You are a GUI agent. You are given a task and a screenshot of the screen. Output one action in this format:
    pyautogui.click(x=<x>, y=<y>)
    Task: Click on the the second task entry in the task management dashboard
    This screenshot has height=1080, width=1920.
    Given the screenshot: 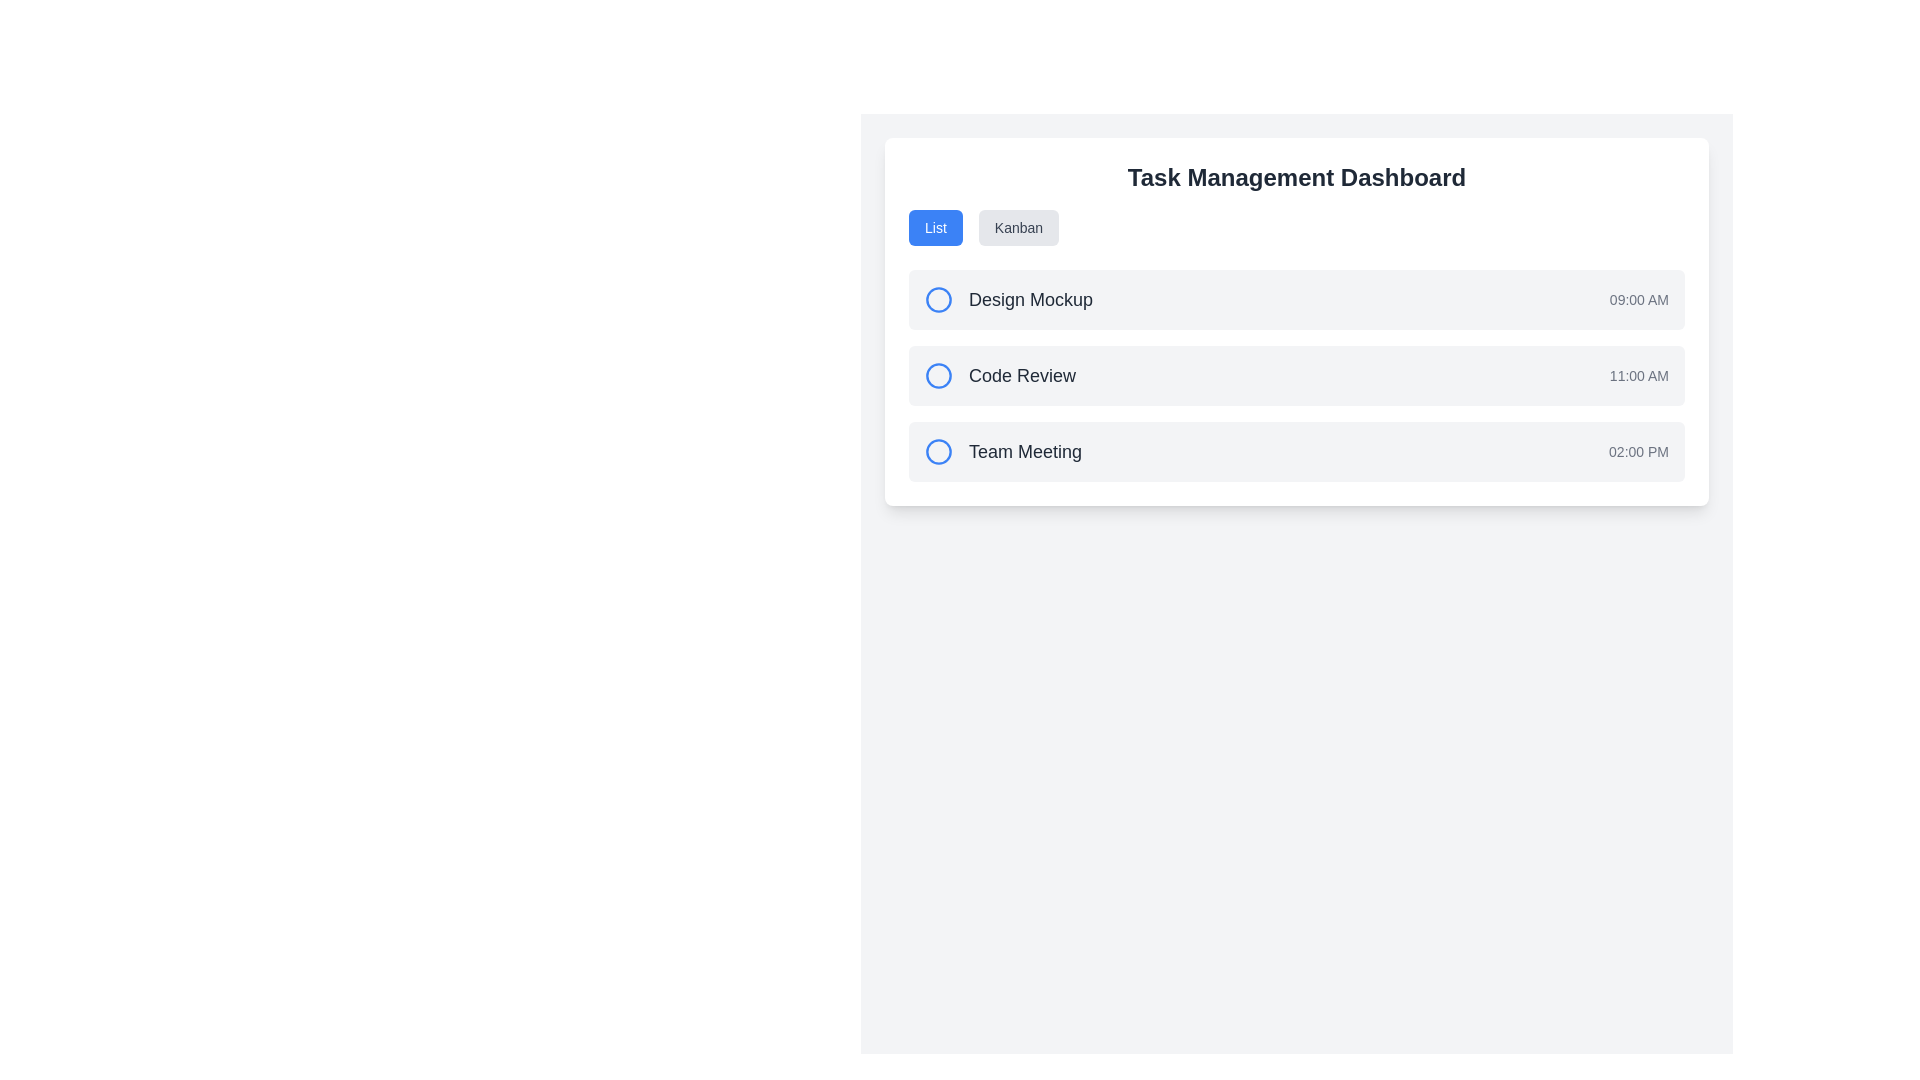 What is the action you would take?
    pyautogui.click(x=1296, y=375)
    